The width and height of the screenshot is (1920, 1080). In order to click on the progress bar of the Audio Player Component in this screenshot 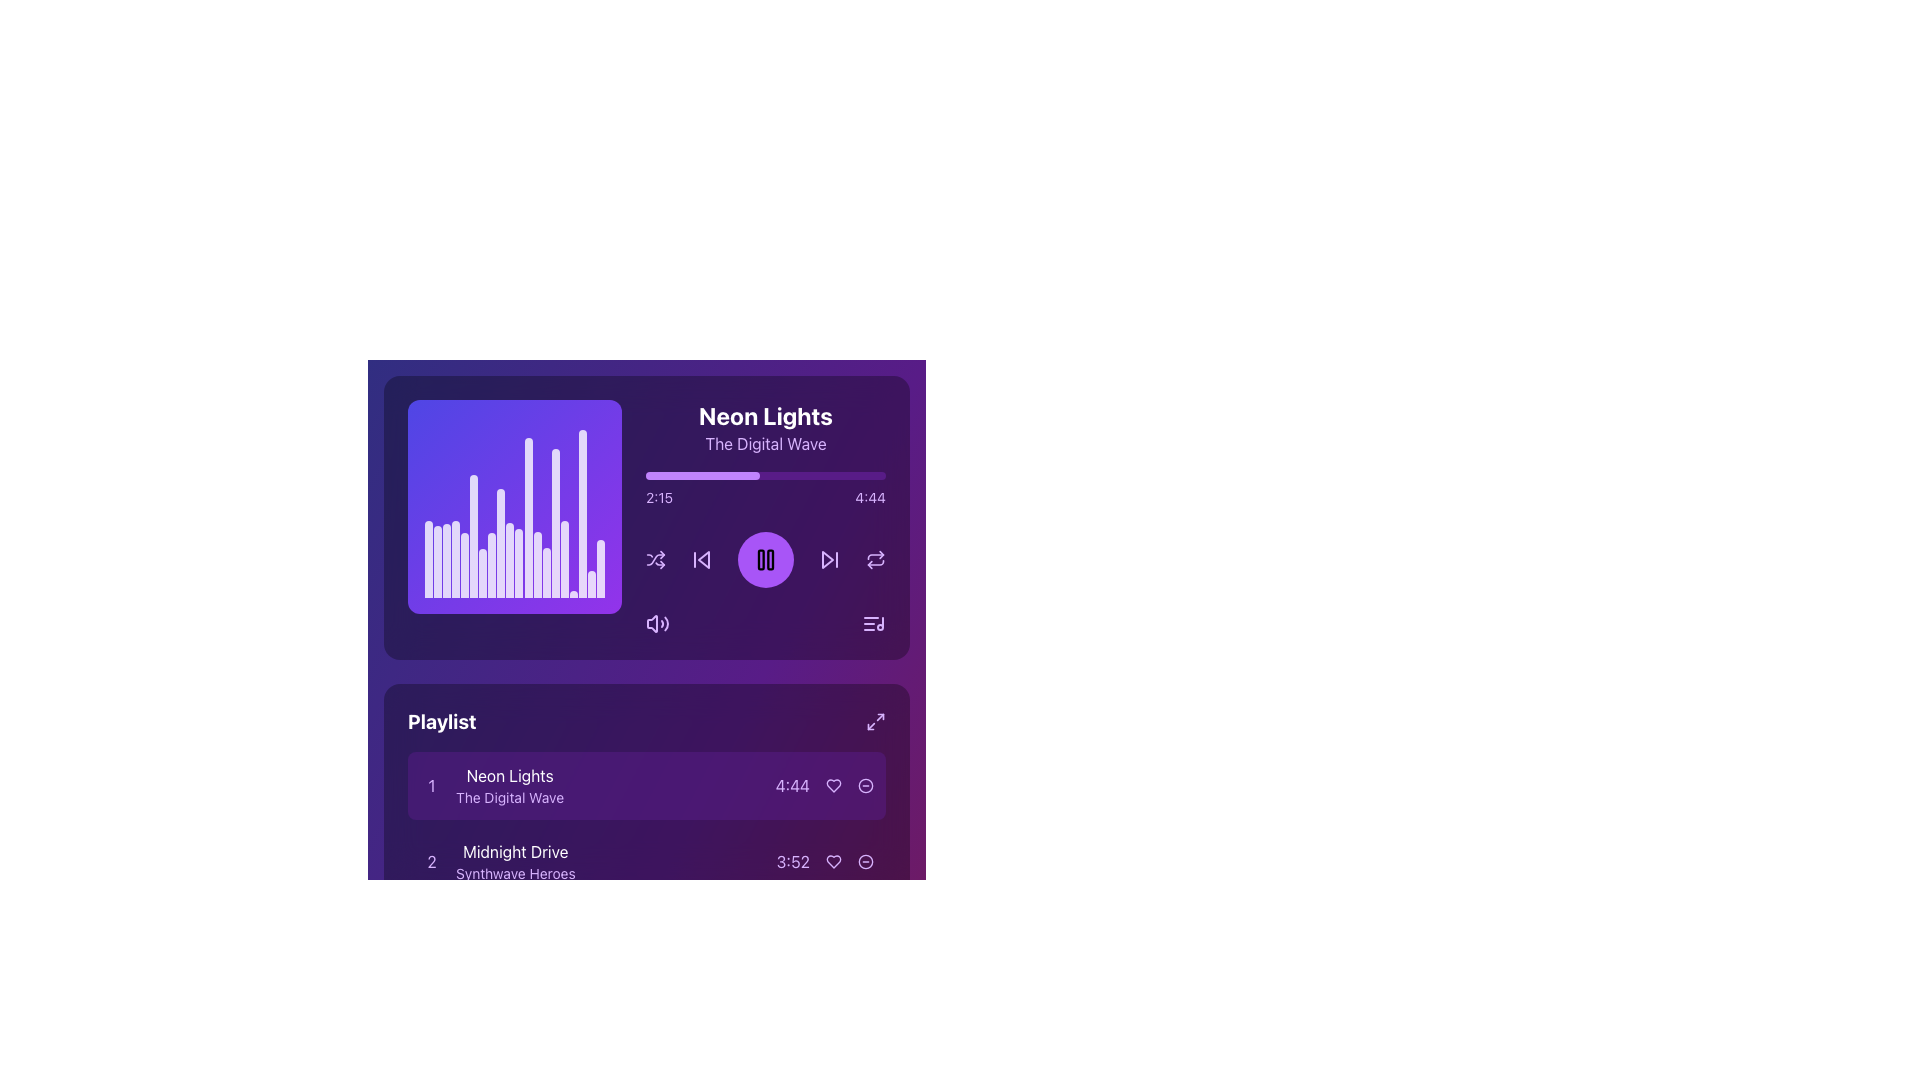, I will do `click(647, 516)`.